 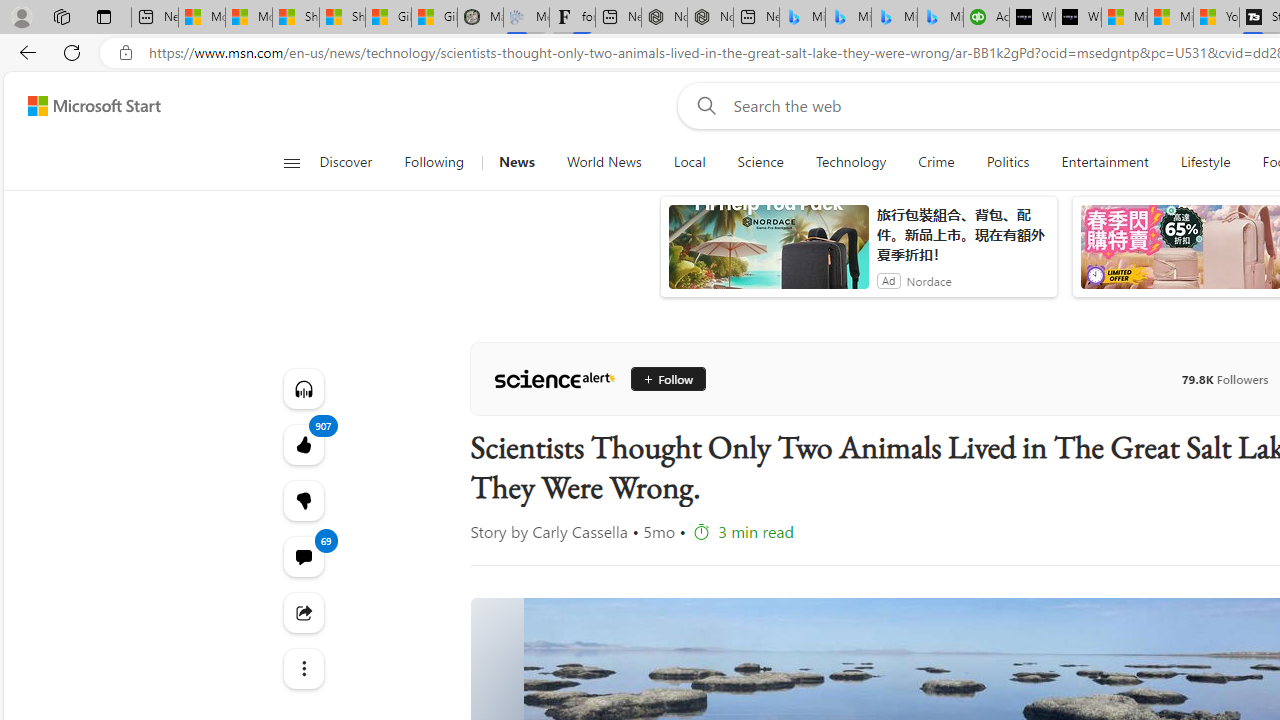 What do you see at coordinates (302, 668) in the screenshot?
I see `'See more'` at bounding box center [302, 668].